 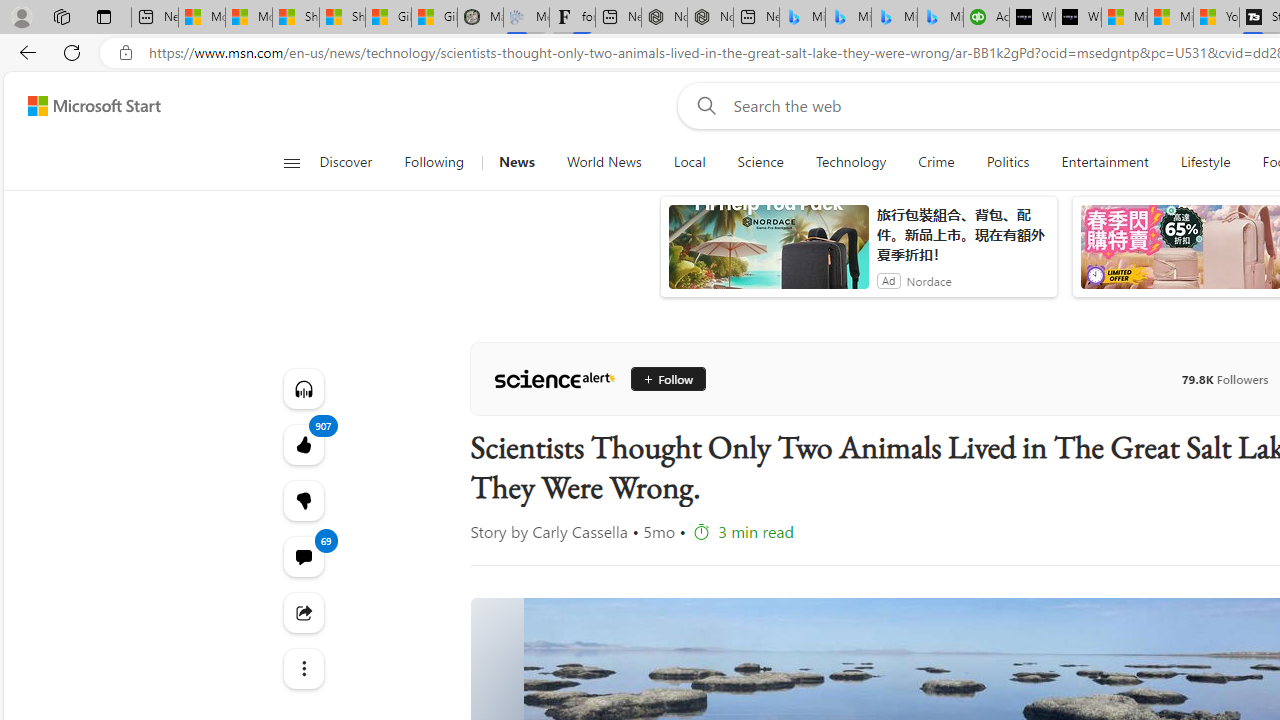 What do you see at coordinates (302, 668) in the screenshot?
I see `'See more'` at bounding box center [302, 668].